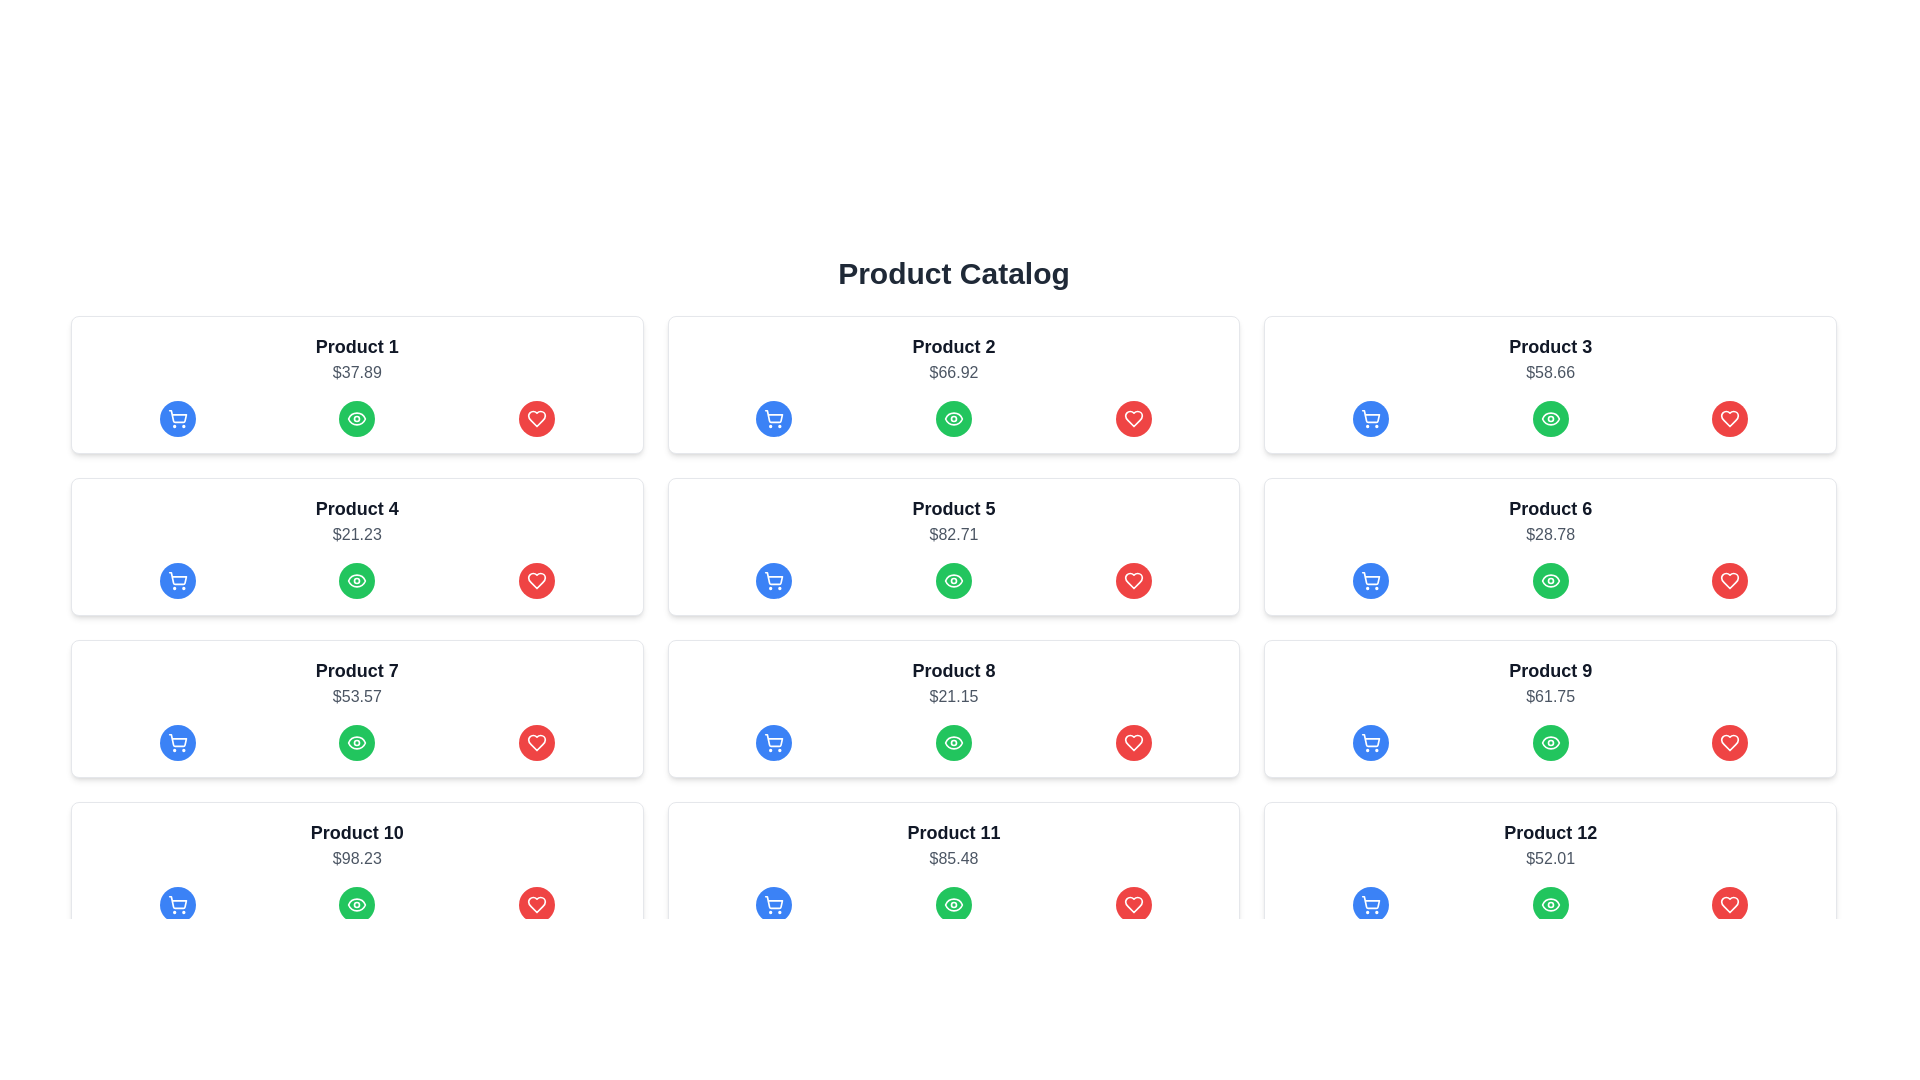  Describe the element at coordinates (1549, 346) in the screenshot. I see `the text label displaying 'Product 3', which is styled with a larger font size, bold weight, and dark gray color, located in the third card of the product catalog grid` at that location.